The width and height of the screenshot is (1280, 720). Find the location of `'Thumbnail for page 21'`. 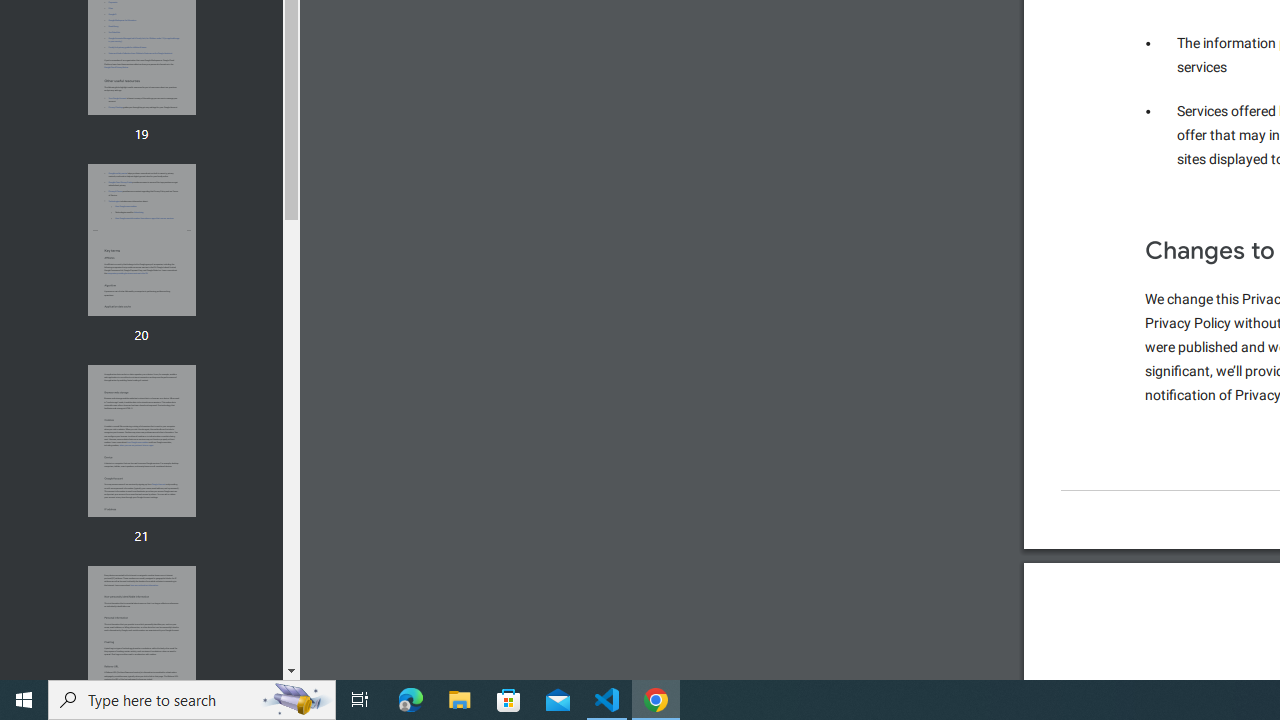

'Thumbnail for page 21' is located at coordinates (140, 440).